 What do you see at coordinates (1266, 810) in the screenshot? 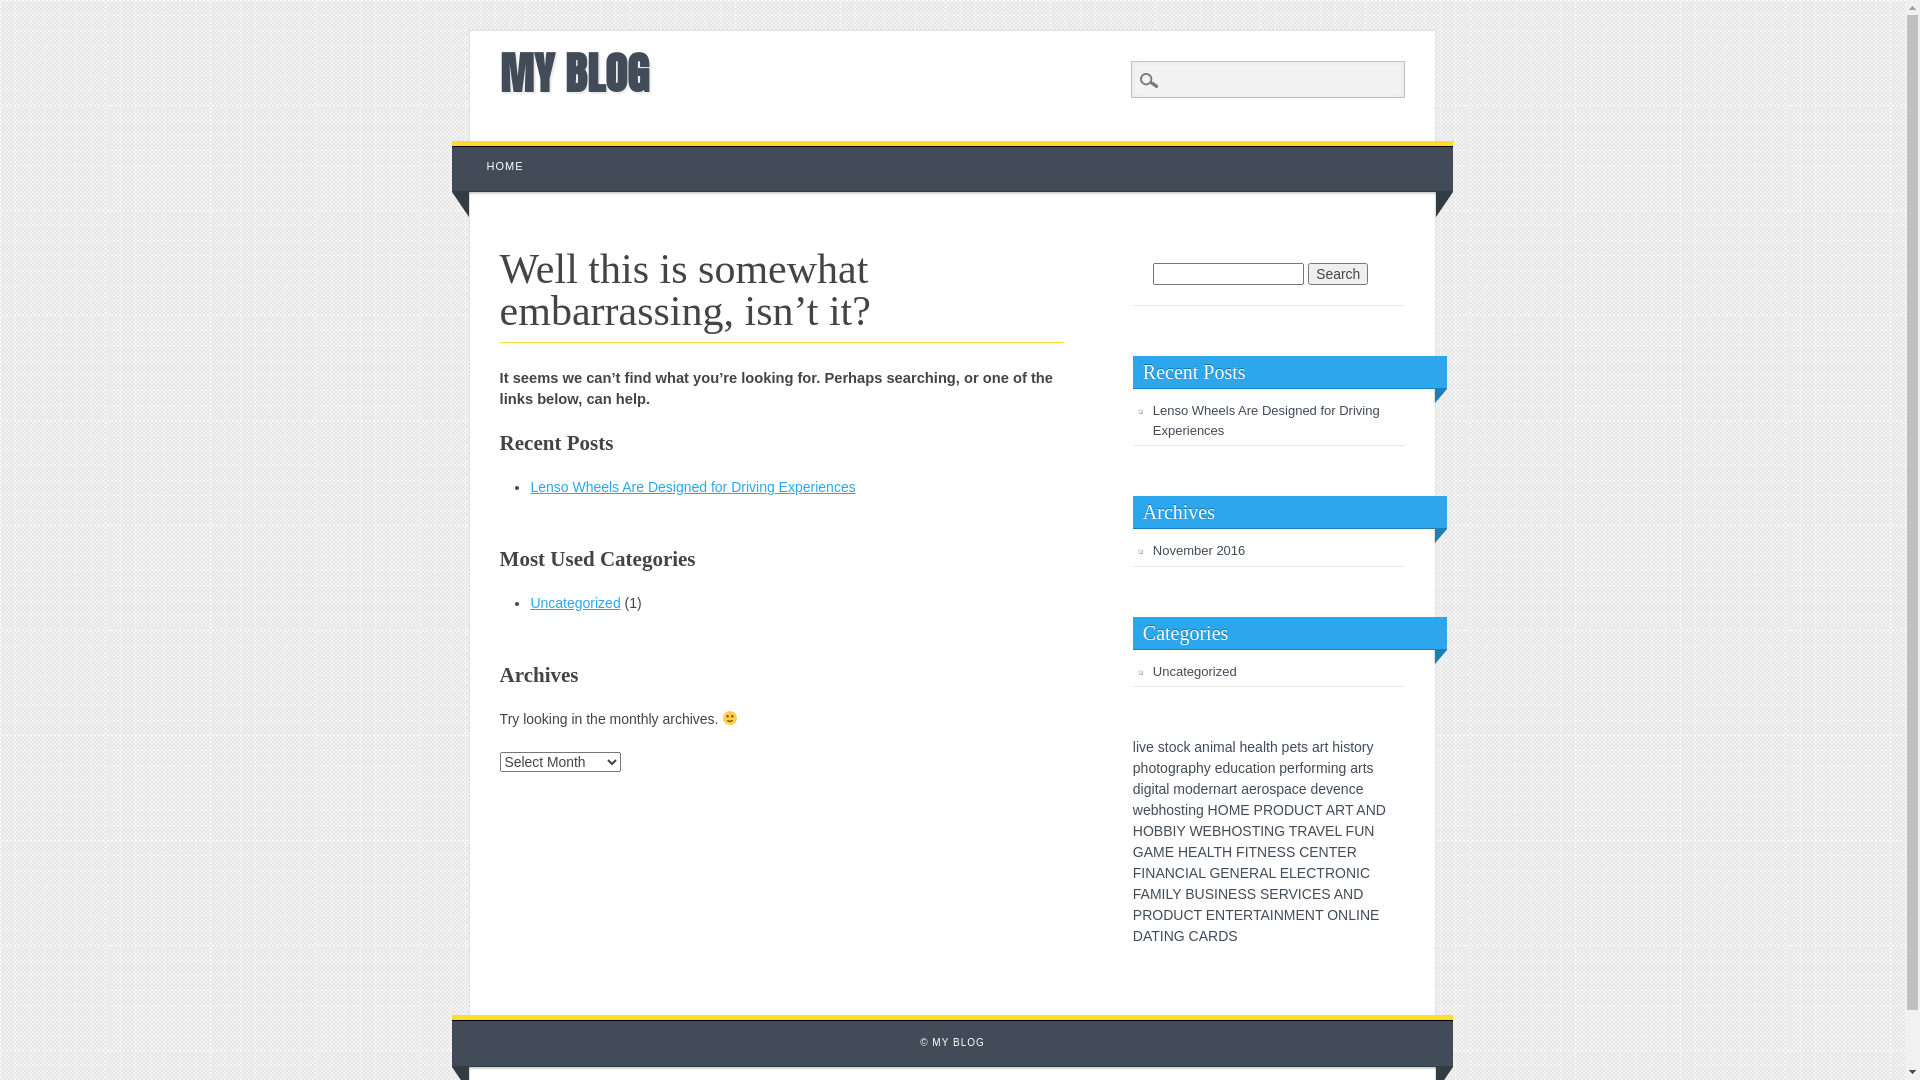
I see `'R'` at bounding box center [1266, 810].